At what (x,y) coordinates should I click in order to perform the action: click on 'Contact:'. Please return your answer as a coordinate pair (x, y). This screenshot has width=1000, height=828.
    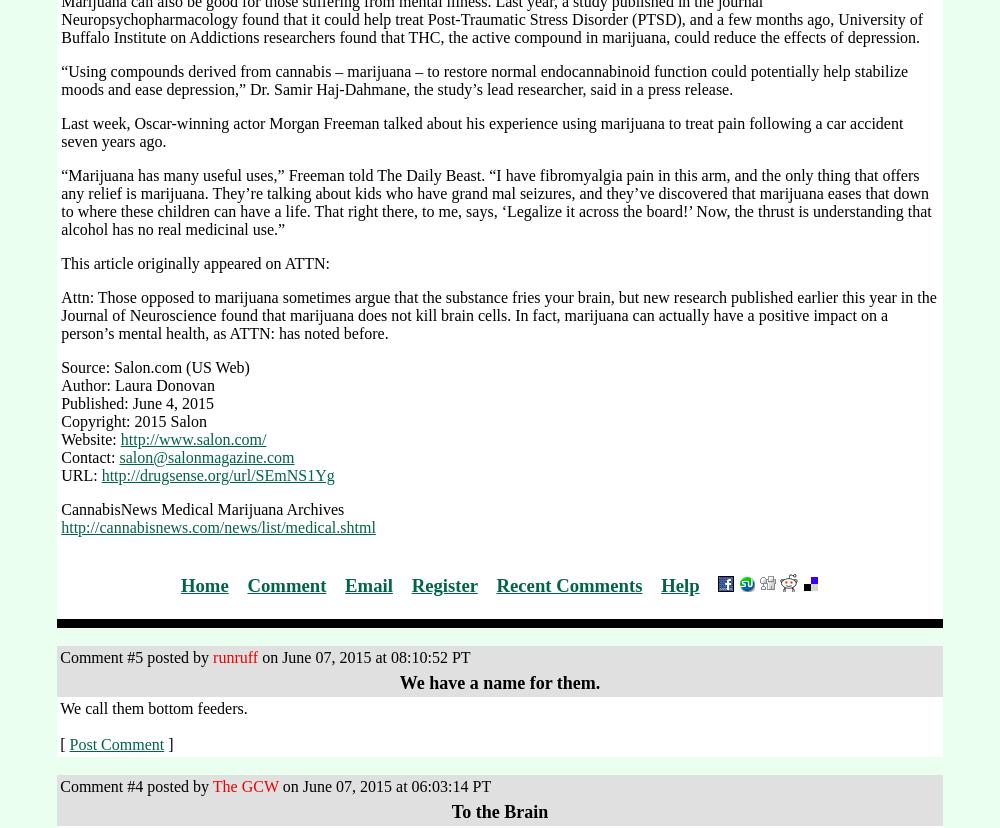
    Looking at the image, I should click on (89, 456).